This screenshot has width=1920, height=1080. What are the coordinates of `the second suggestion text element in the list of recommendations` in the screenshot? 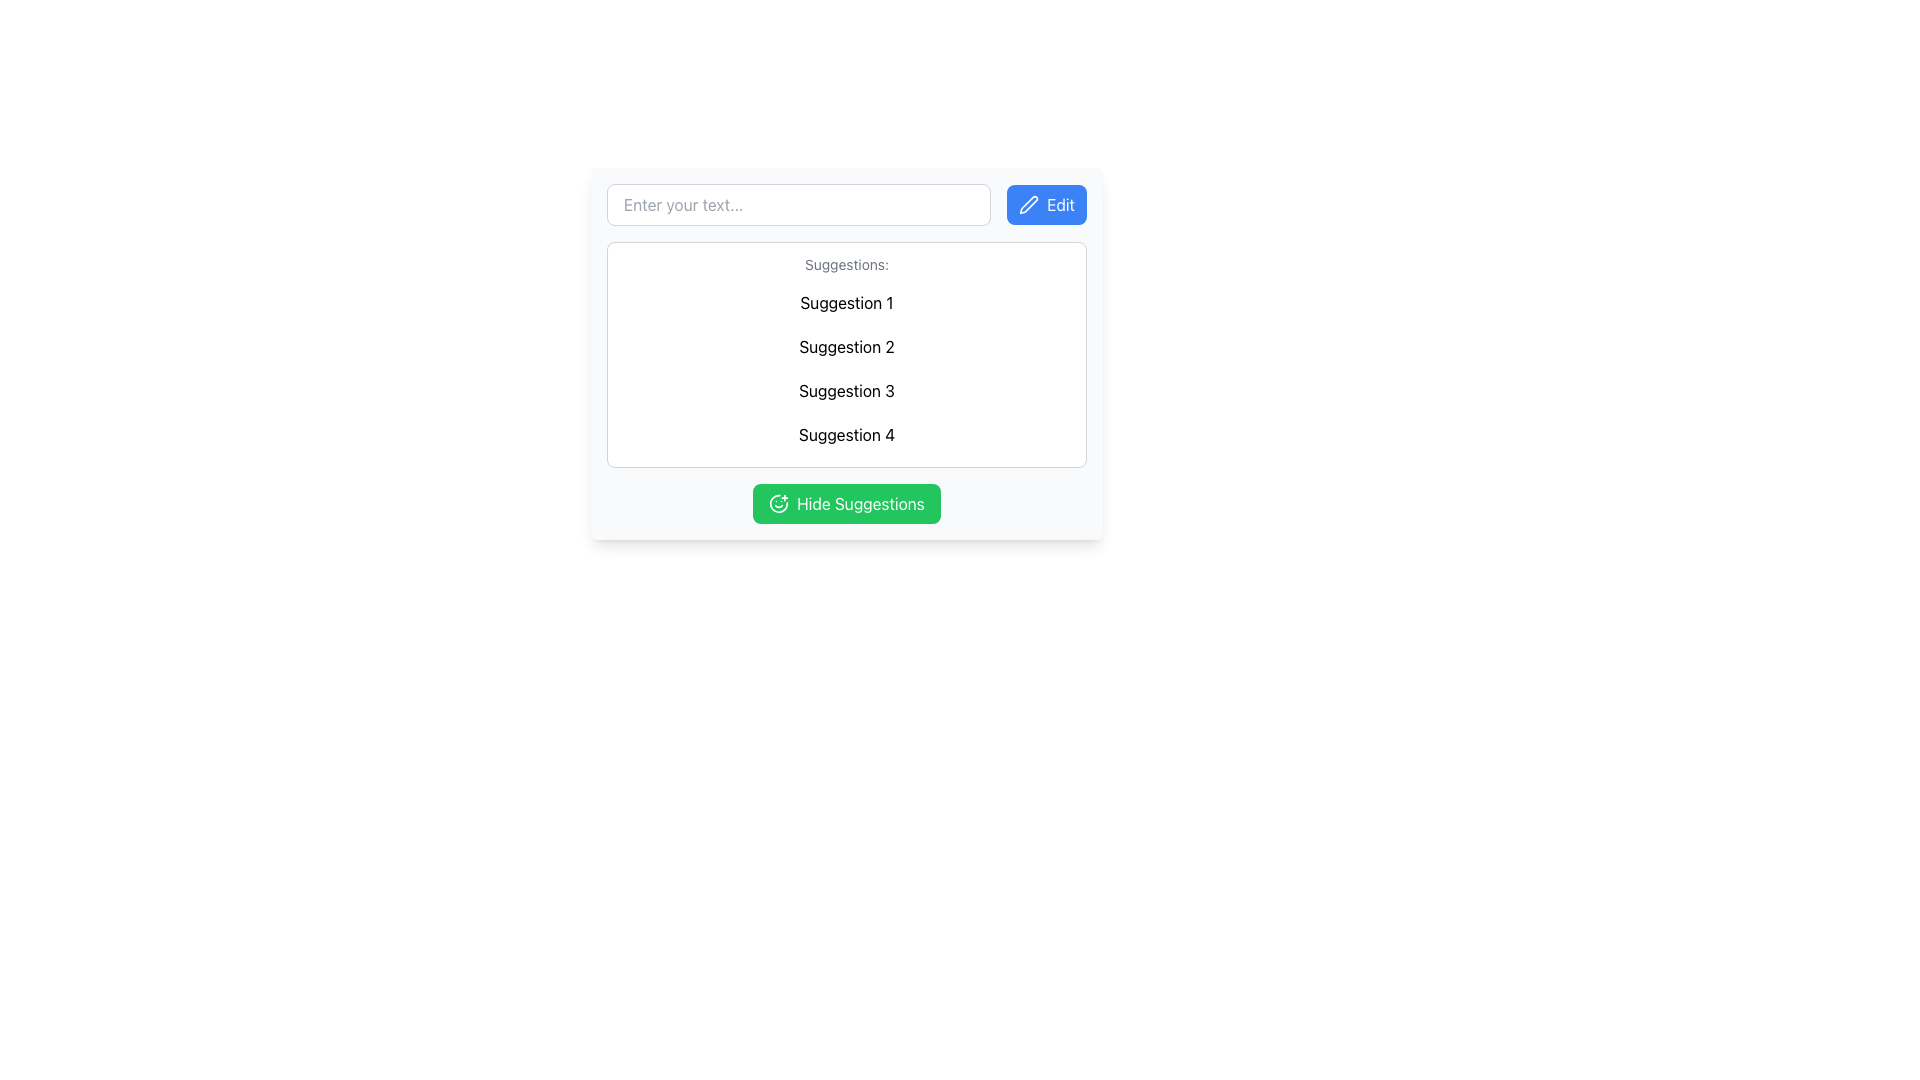 It's located at (846, 346).